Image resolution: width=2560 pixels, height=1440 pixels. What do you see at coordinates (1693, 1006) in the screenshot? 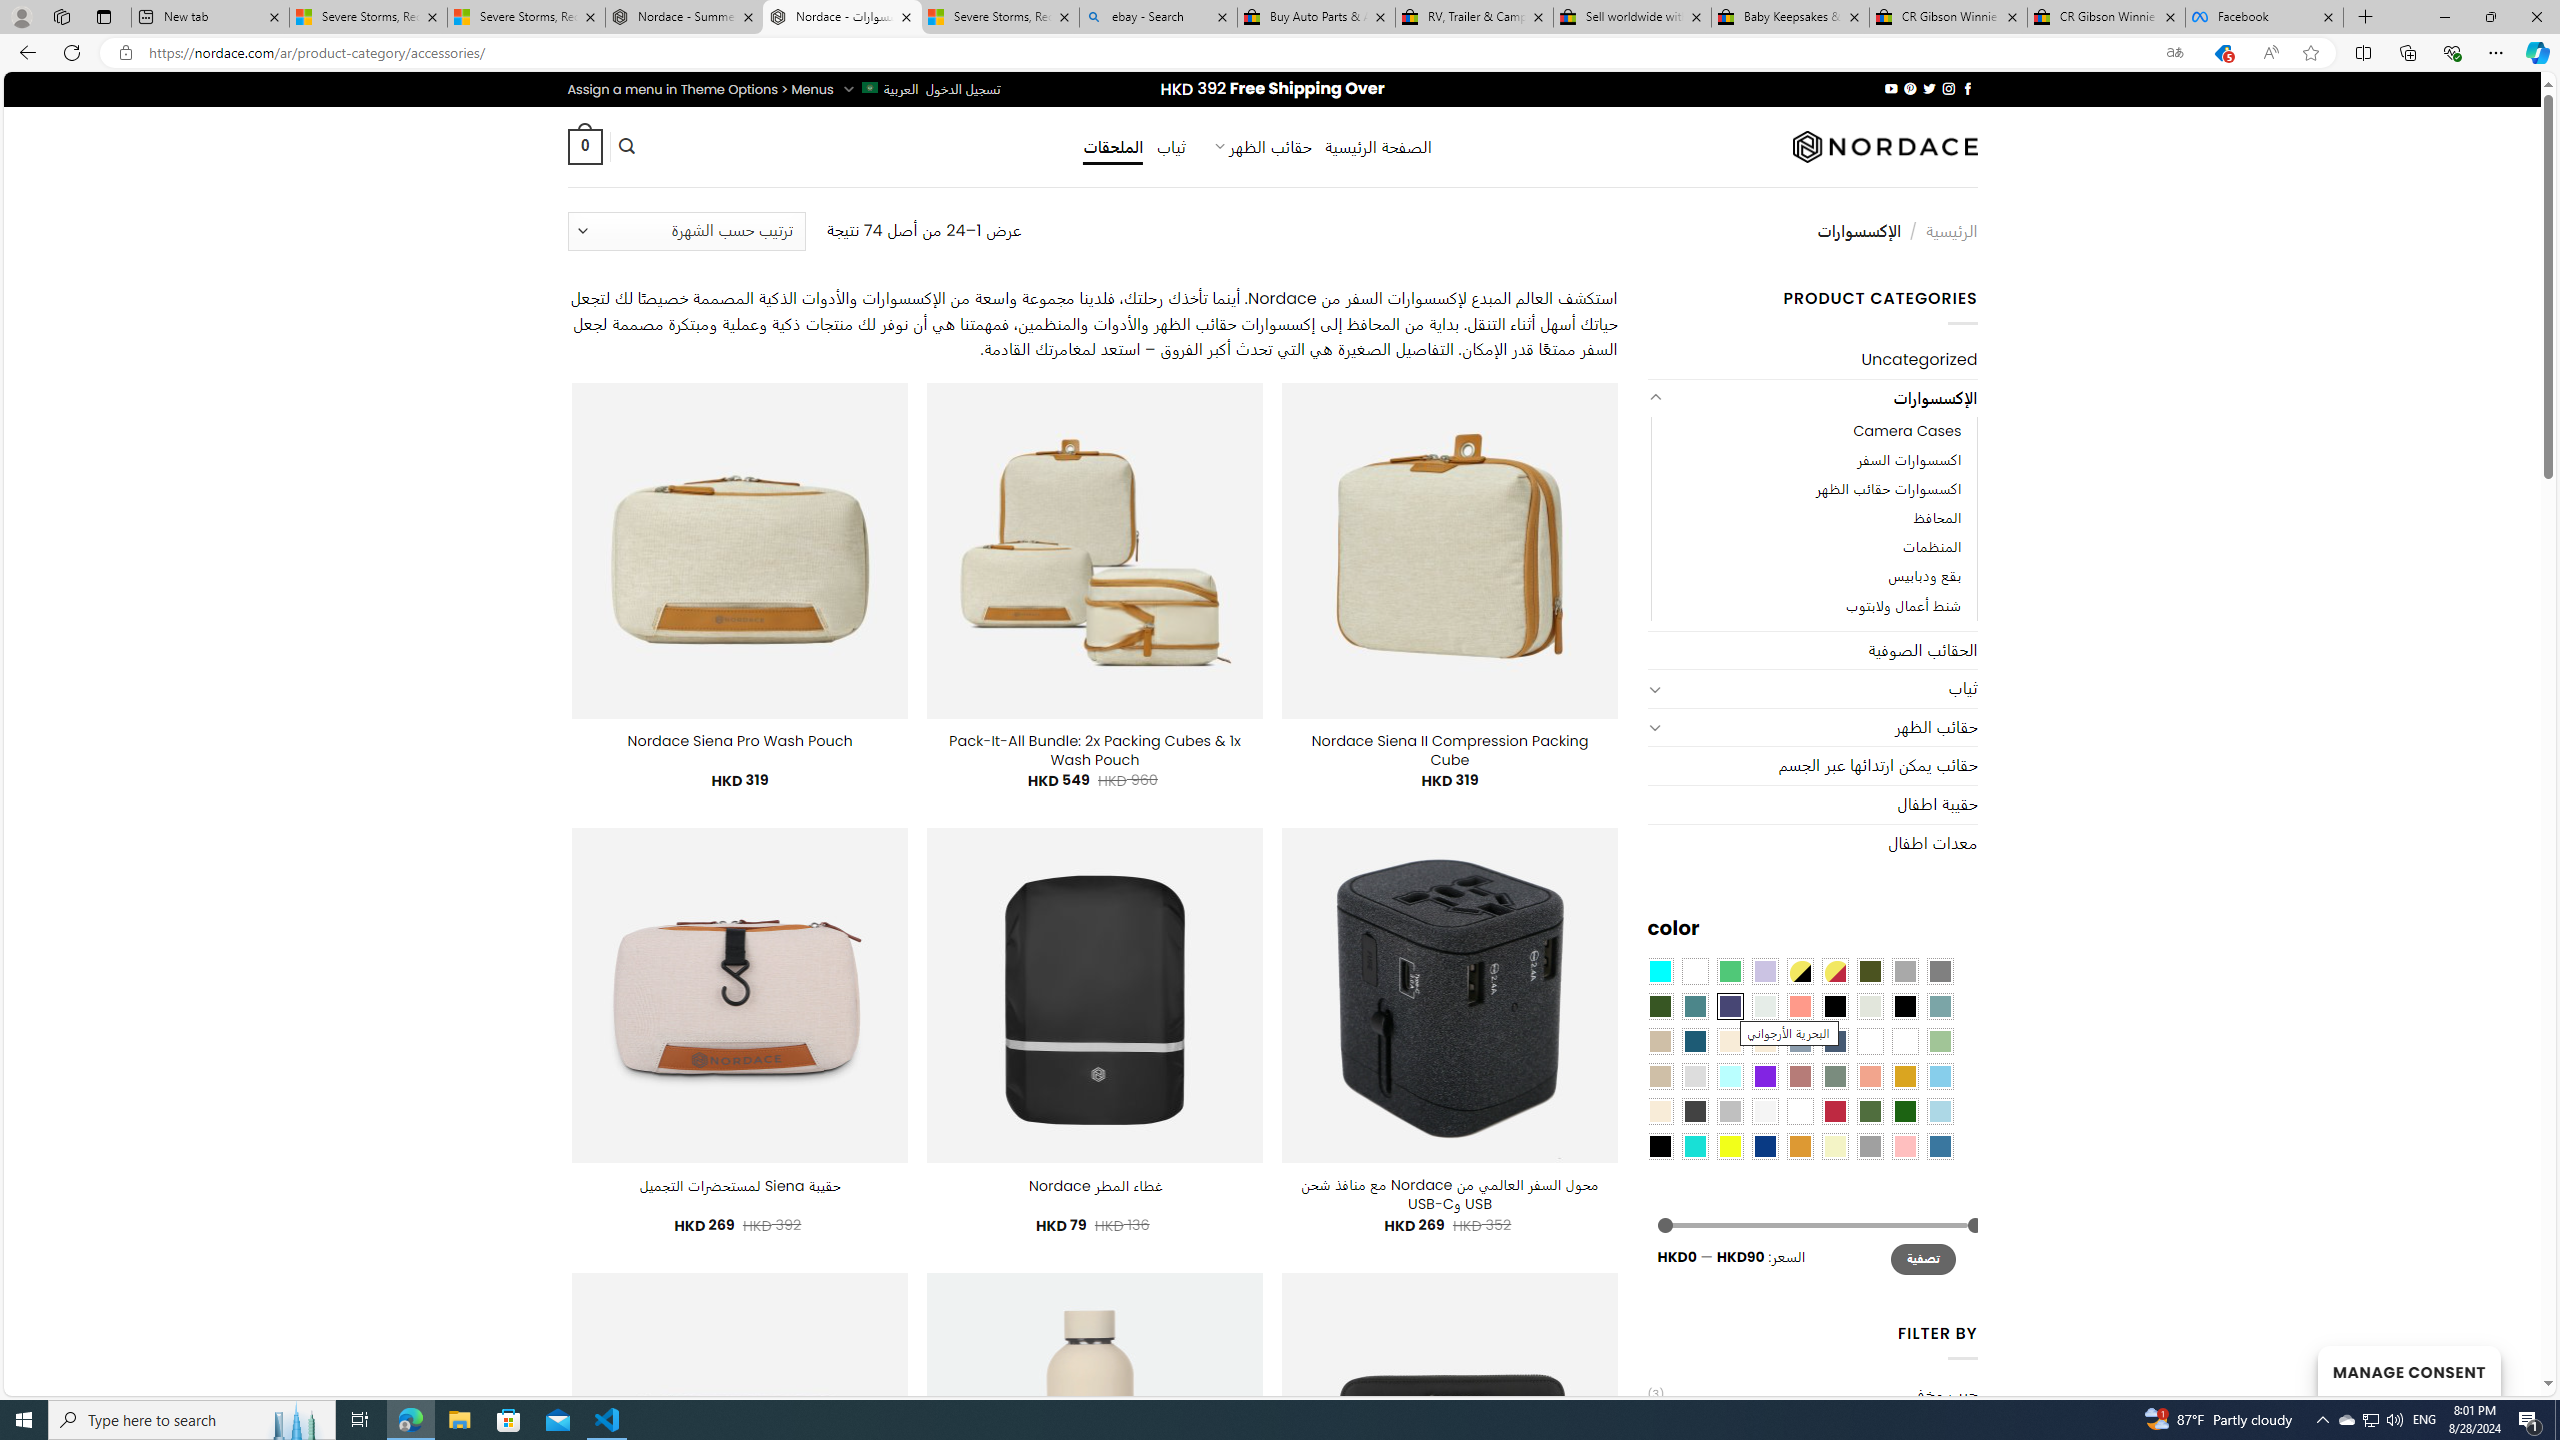
I see `'Teal'` at bounding box center [1693, 1006].